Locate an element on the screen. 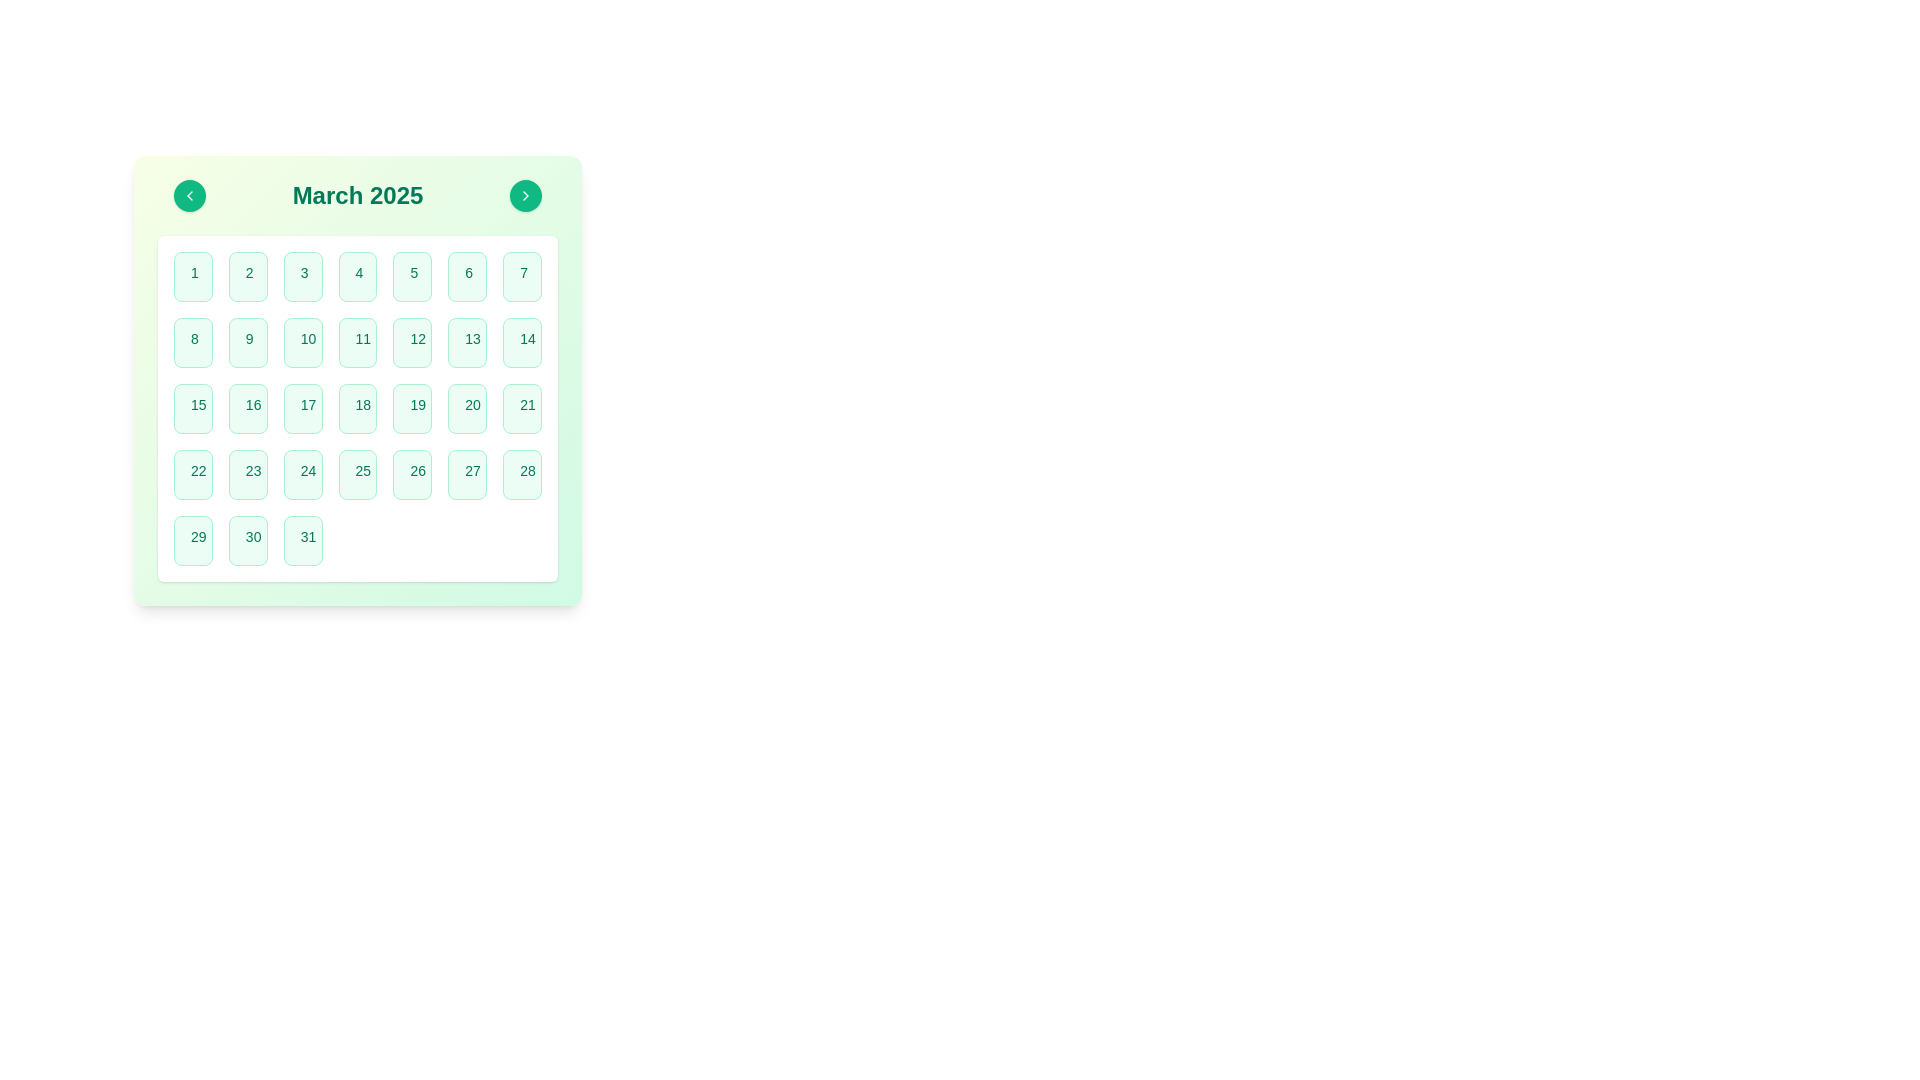  the Calendar Day Cell displaying the date '21', which is a rounded rectangular shape with a light green background and a darker green number '21' centered within it is located at coordinates (522, 407).